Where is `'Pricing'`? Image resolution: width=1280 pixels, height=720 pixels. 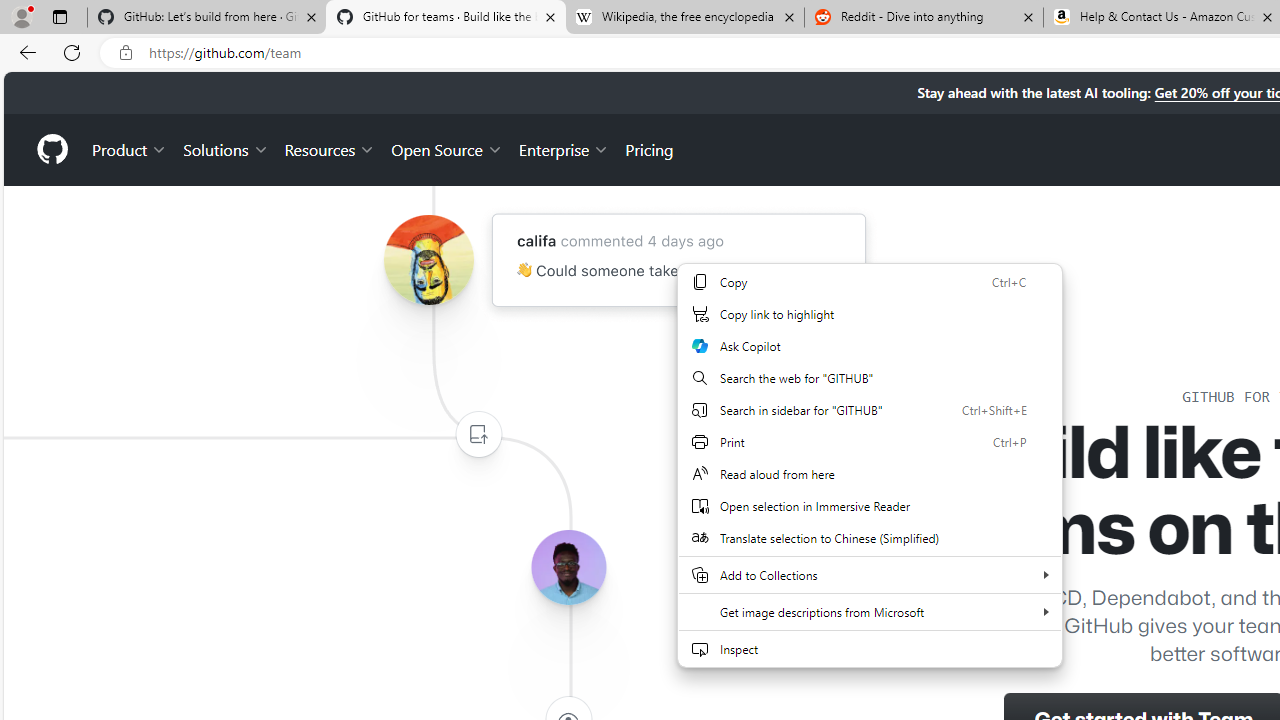
'Pricing' is located at coordinates (649, 148).